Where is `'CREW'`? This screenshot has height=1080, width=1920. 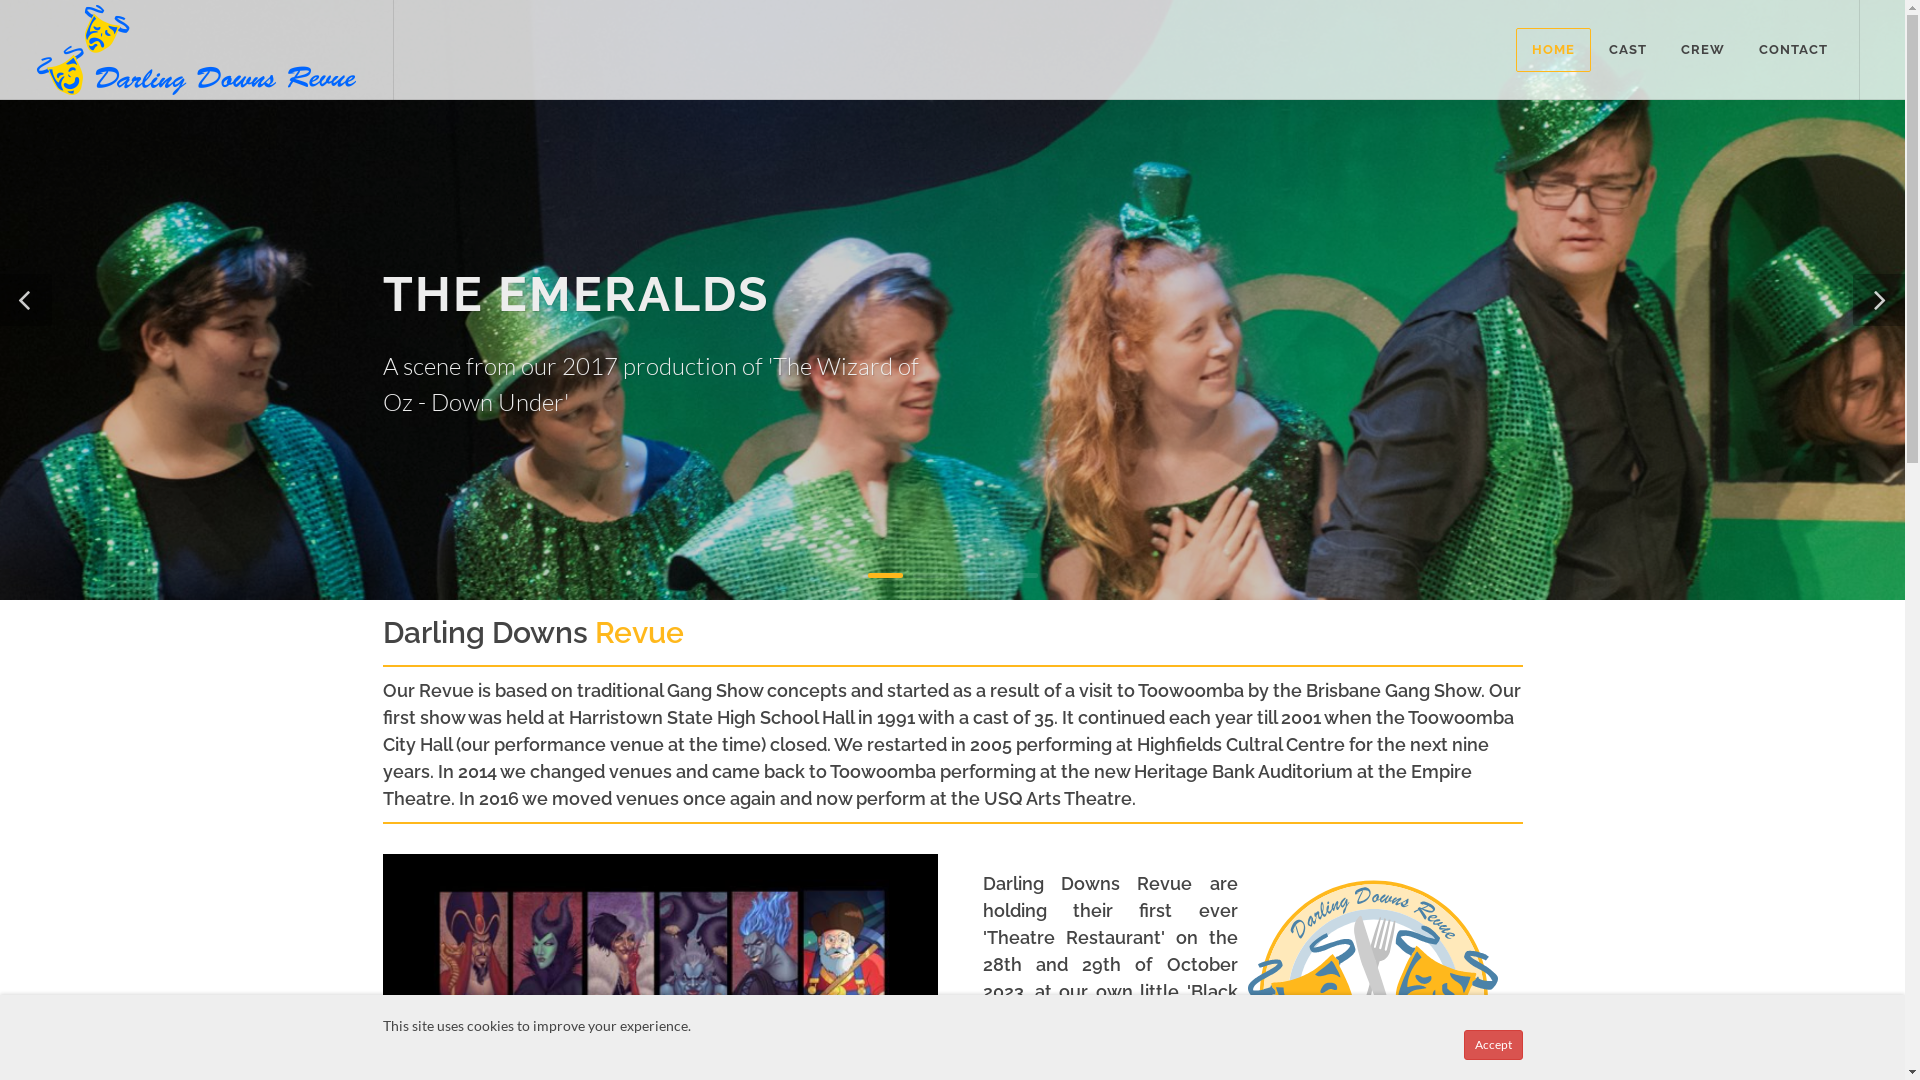 'CREW' is located at coordinates (1702, 49).